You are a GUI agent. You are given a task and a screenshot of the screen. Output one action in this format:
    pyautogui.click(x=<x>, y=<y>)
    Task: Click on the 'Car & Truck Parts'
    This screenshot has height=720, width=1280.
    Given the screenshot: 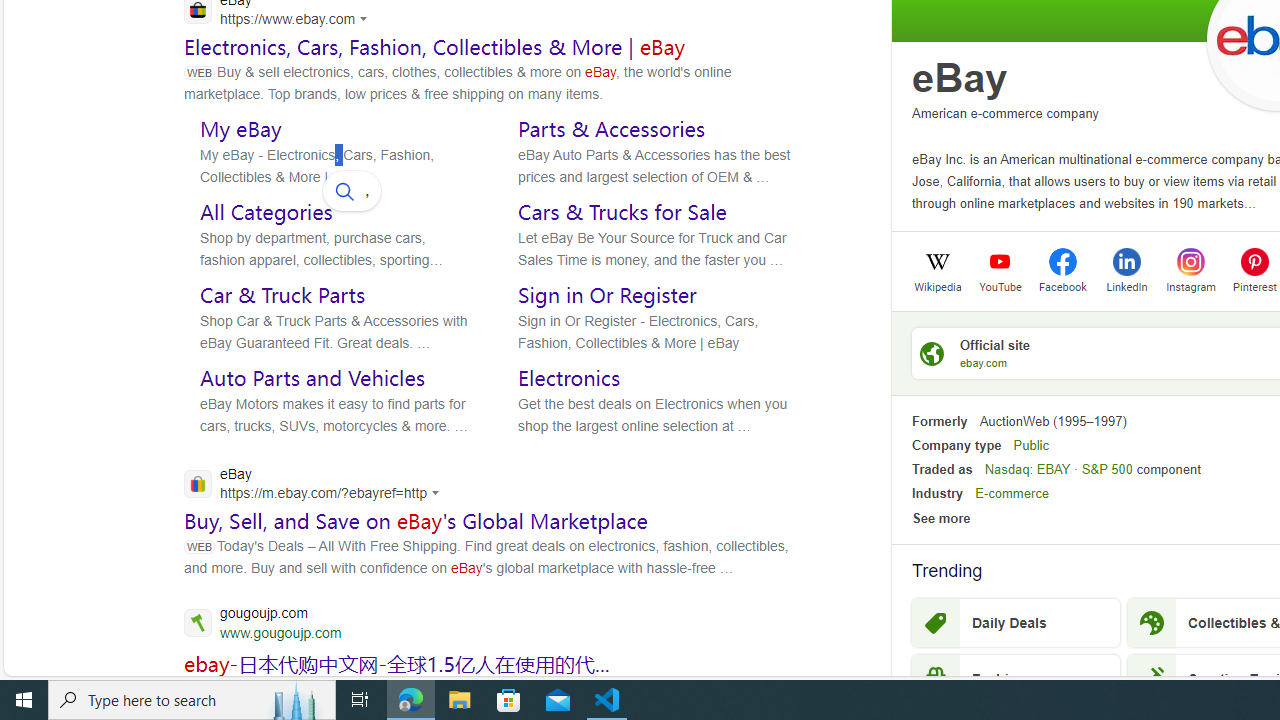 What is the action you would take?
    pyautogui.click(x=281, y=295)
    